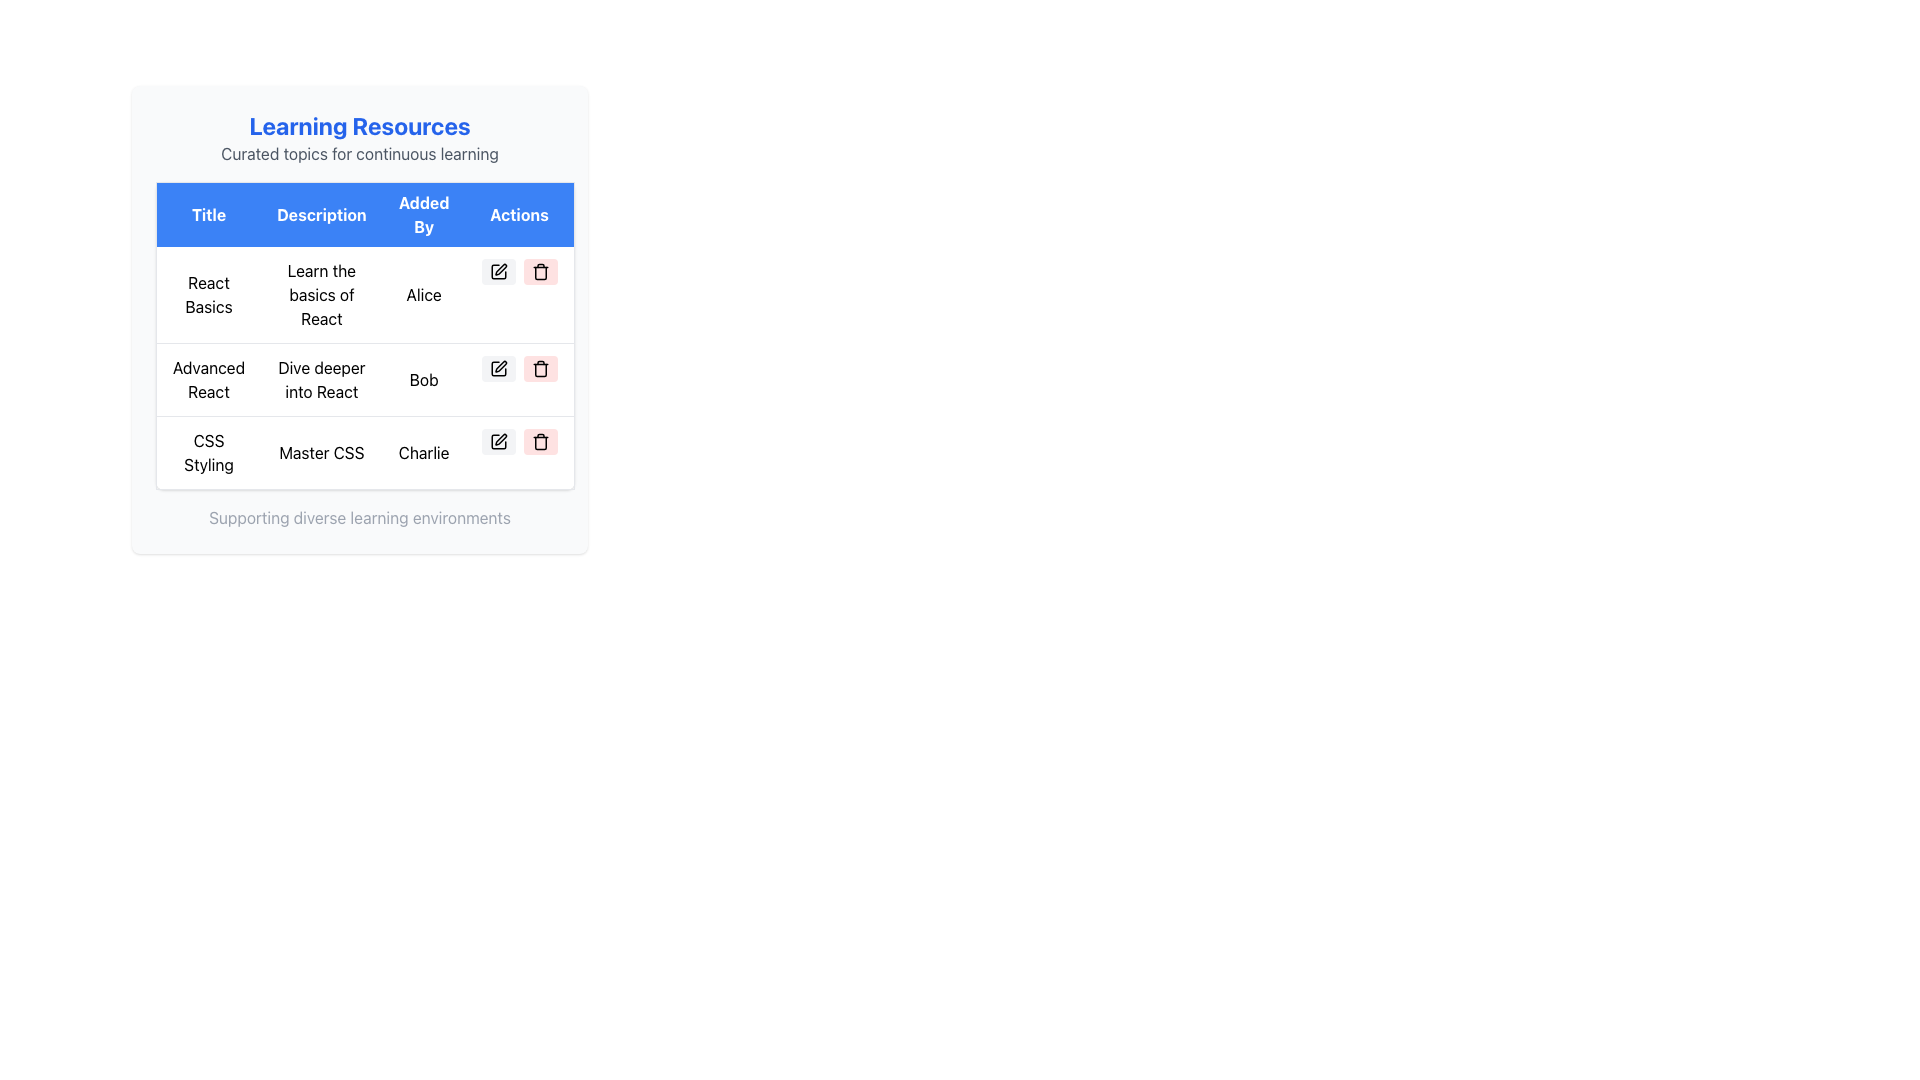 Image resolution: width=1920 pixels, height=1080 pixels. I want to click on the edit button icon in the third row of the table under the 'Actions' column for the 'CSS Styling' entry, so click(498, 441).